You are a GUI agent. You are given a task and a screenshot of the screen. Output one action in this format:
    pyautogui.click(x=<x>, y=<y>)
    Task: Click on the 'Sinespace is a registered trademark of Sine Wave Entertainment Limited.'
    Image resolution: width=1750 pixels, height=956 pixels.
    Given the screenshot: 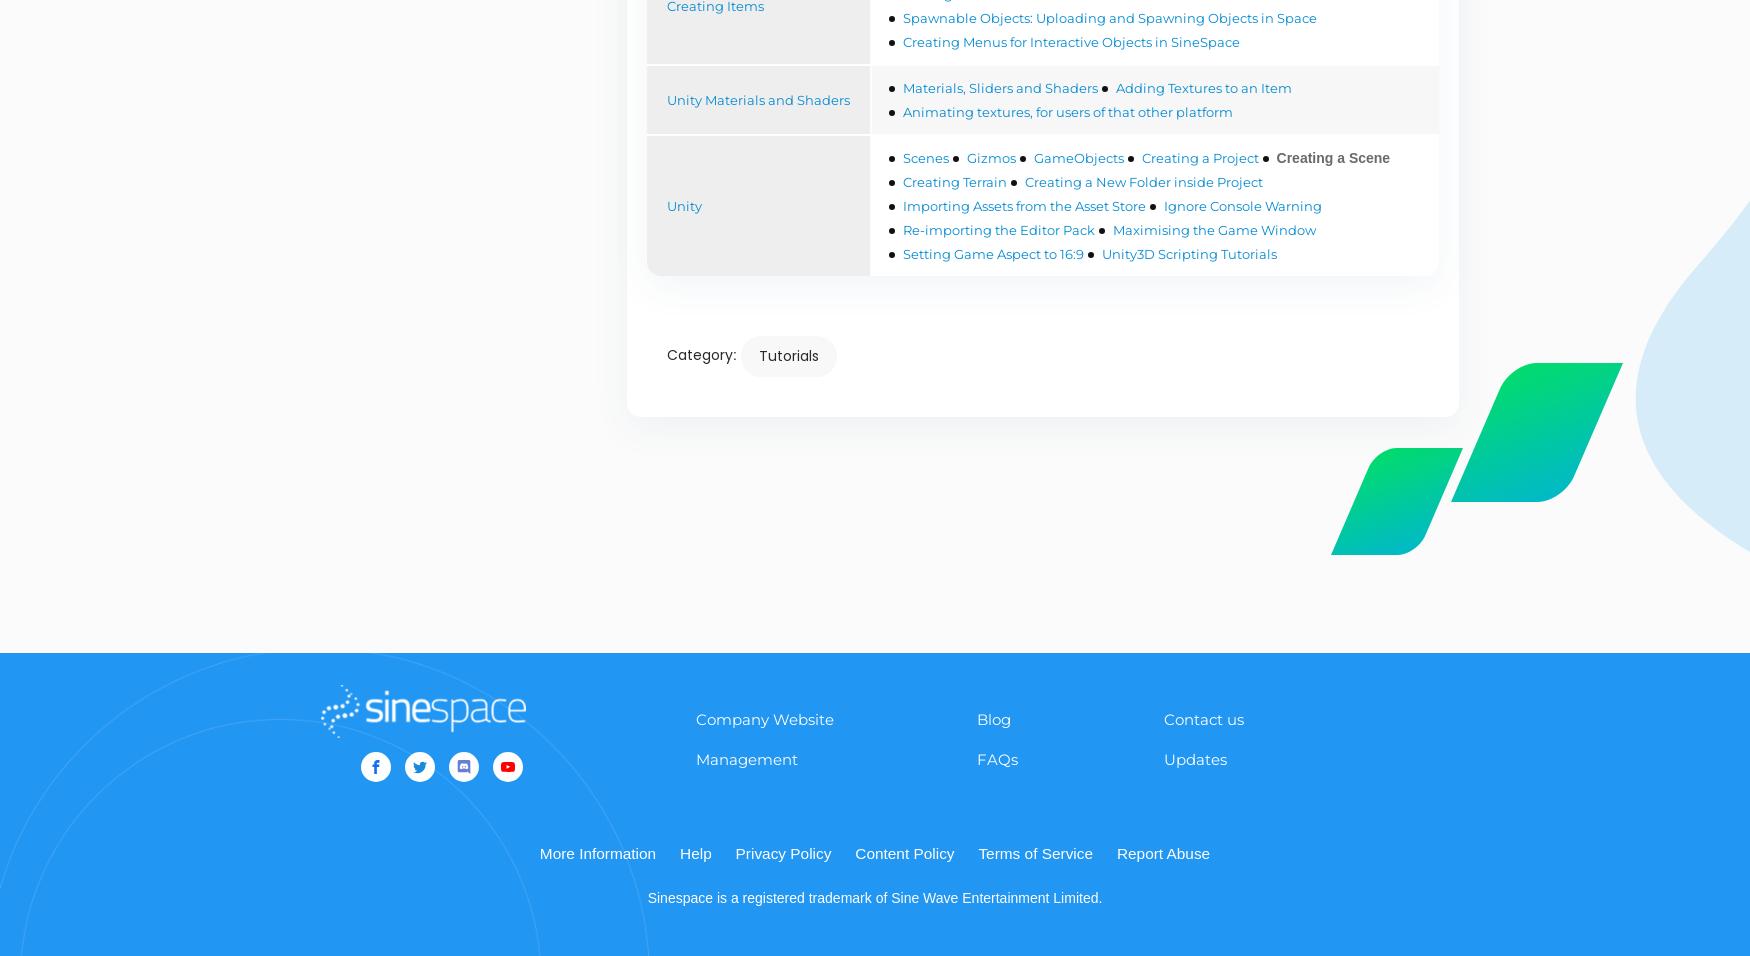 What is the action you would take?
    pyautogui.click(x=645, y=897)
    